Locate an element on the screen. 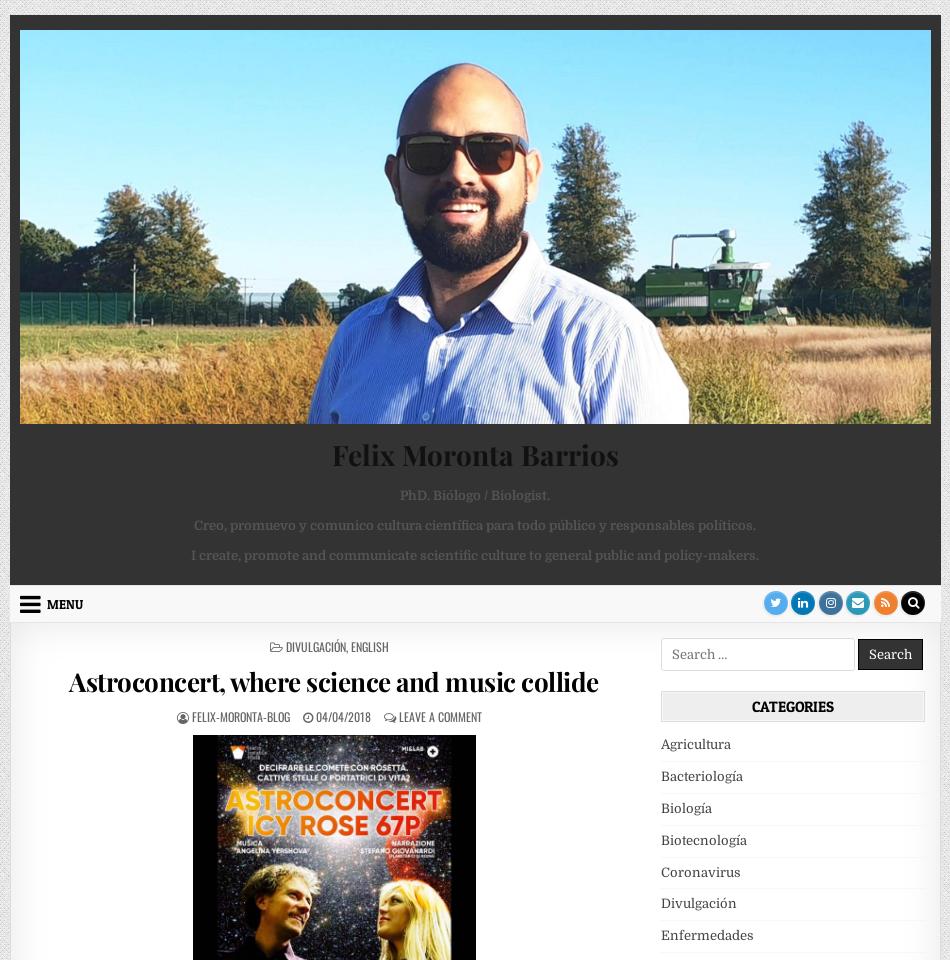  '04/04/2018' is located at coordinates (314, 715).